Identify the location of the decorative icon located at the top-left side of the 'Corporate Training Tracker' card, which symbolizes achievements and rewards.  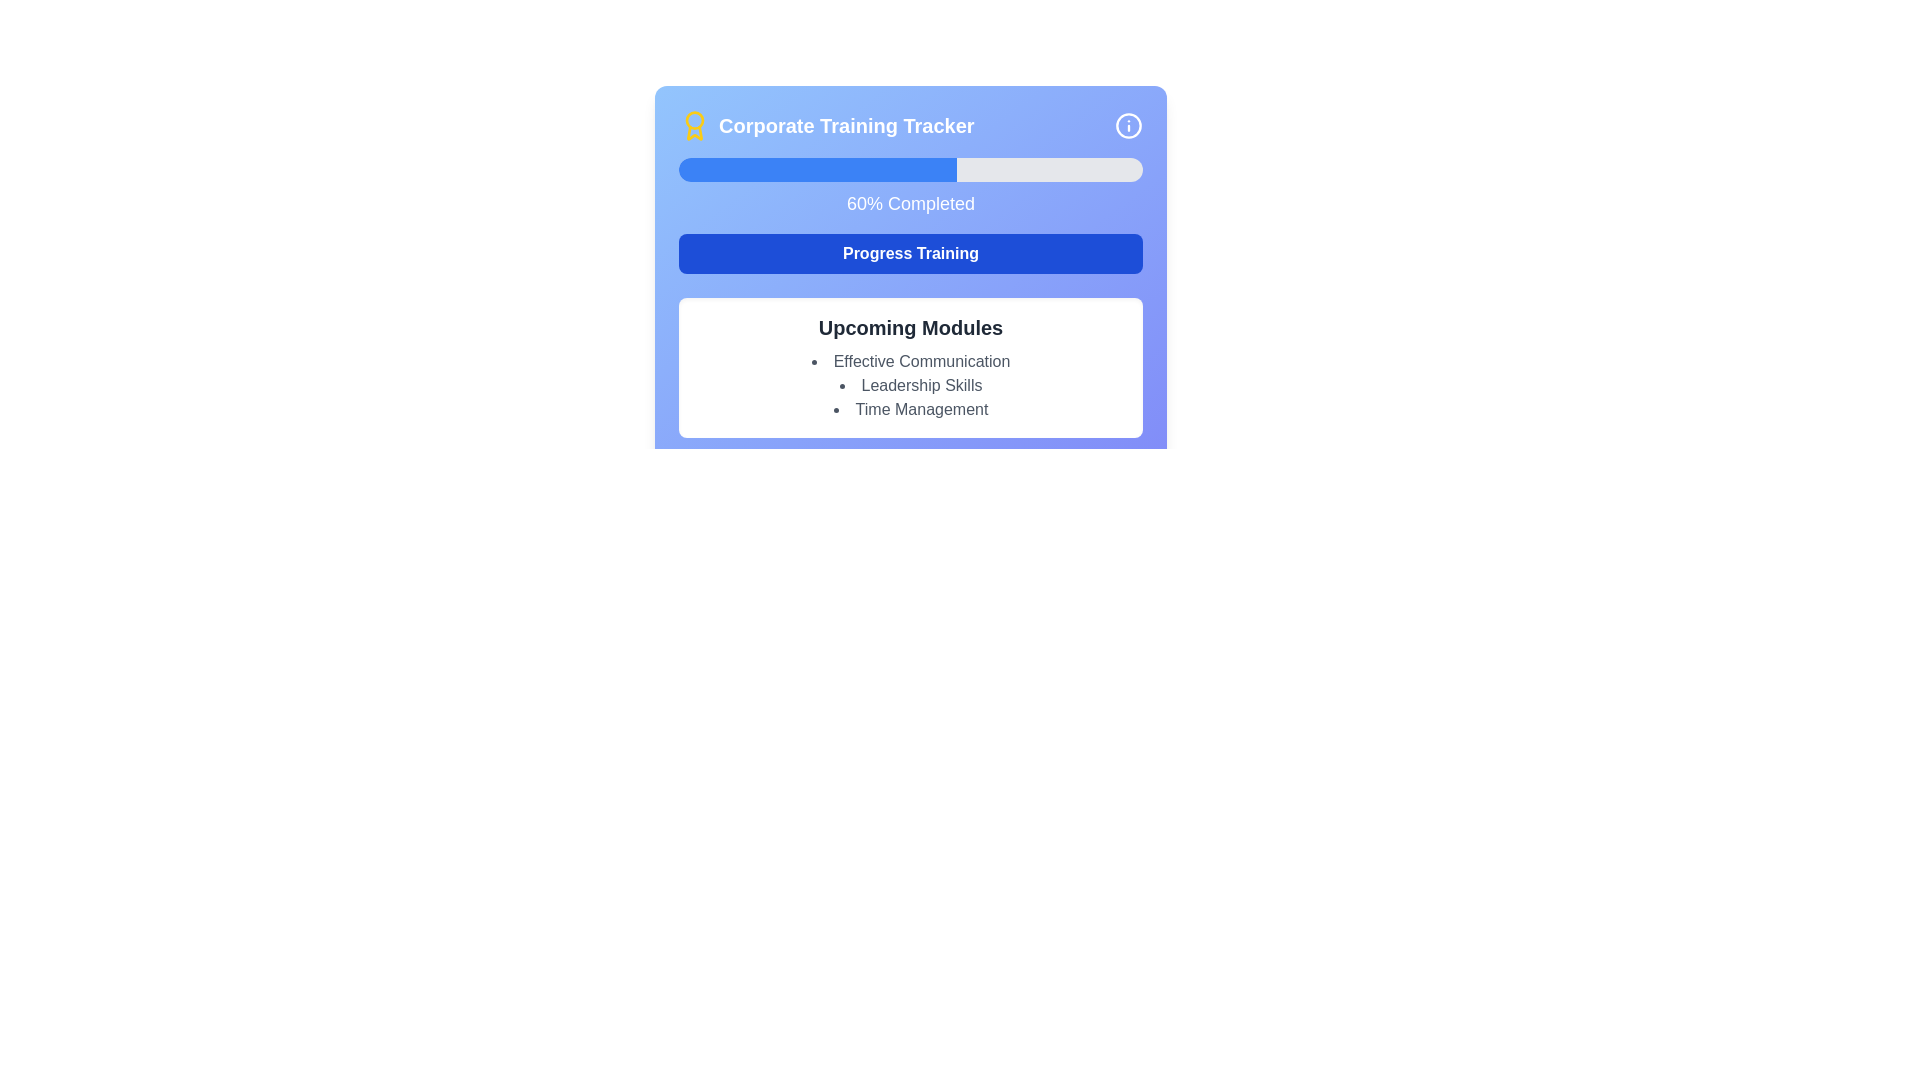
(695, 126).